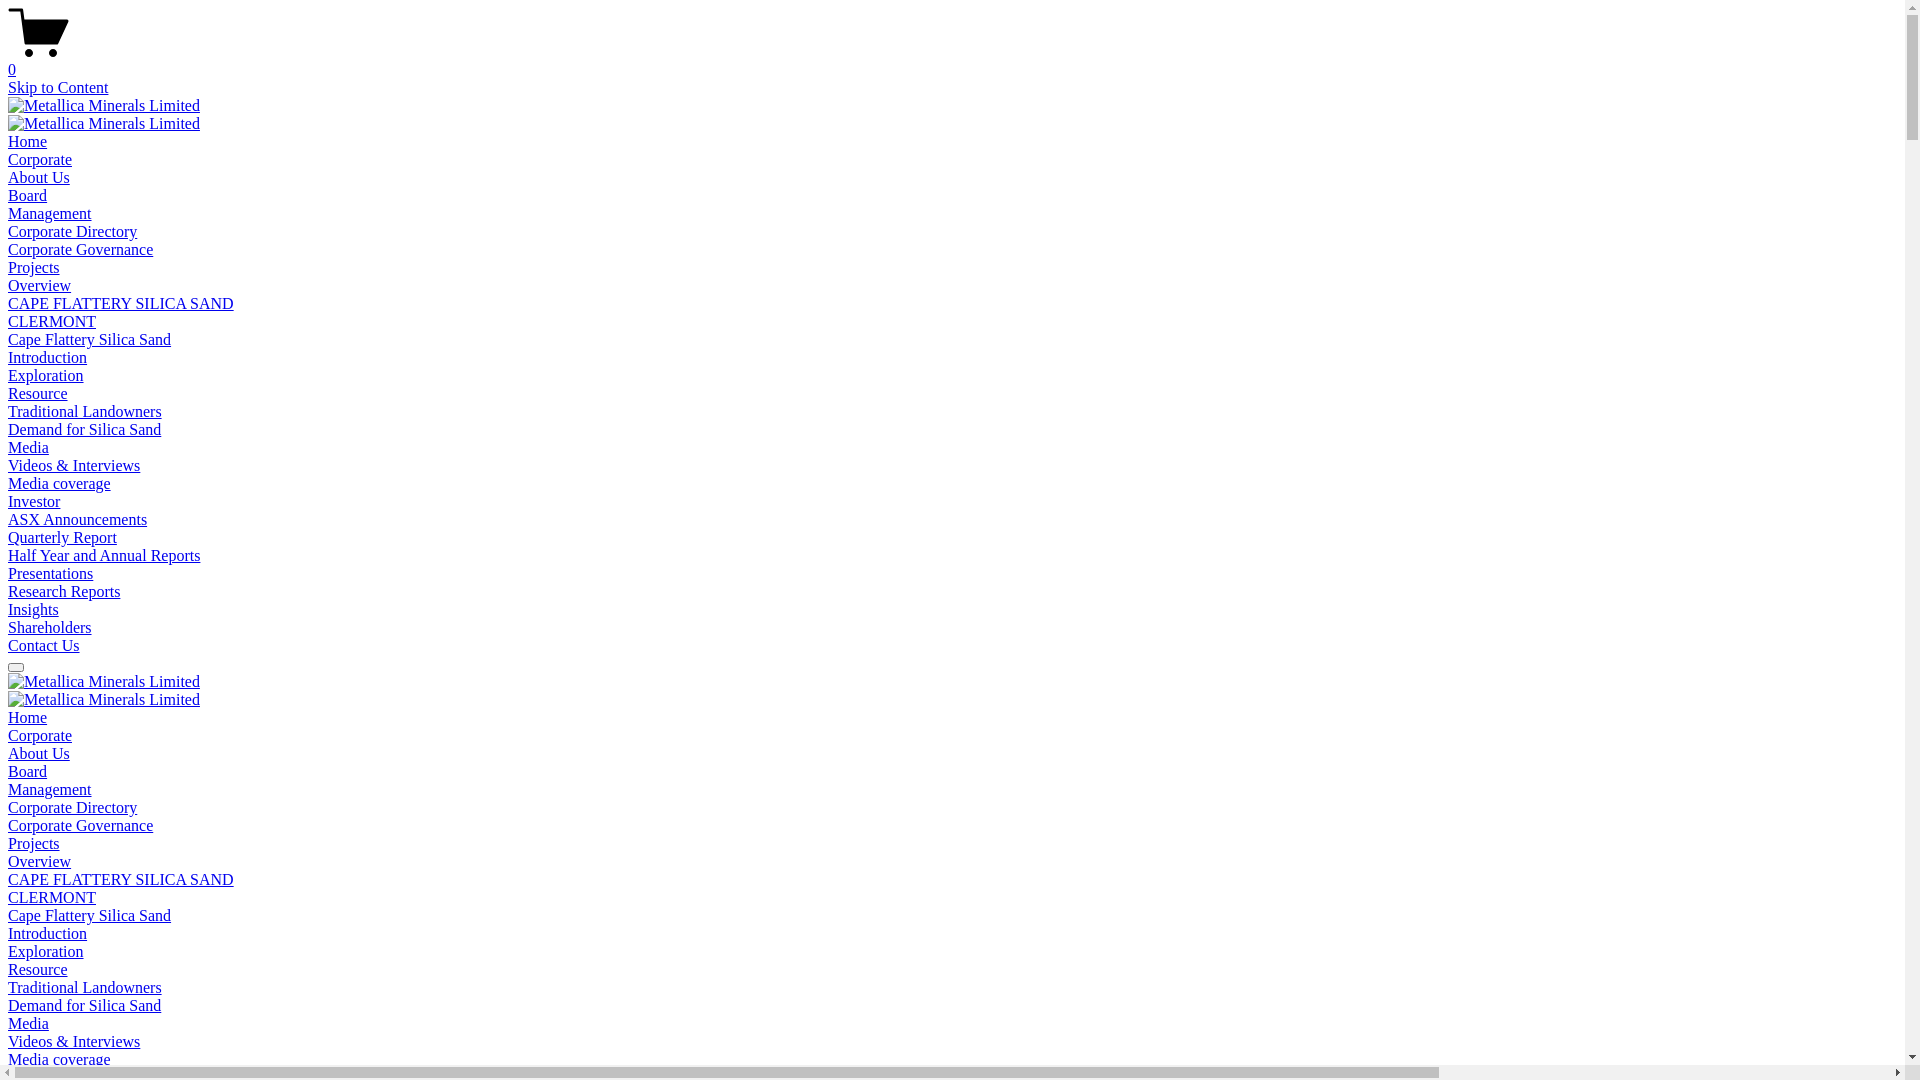  What do you see at coordinates (8, 968) in the screenshot?
I see `'Resource'` at bounding box center [8, 968].